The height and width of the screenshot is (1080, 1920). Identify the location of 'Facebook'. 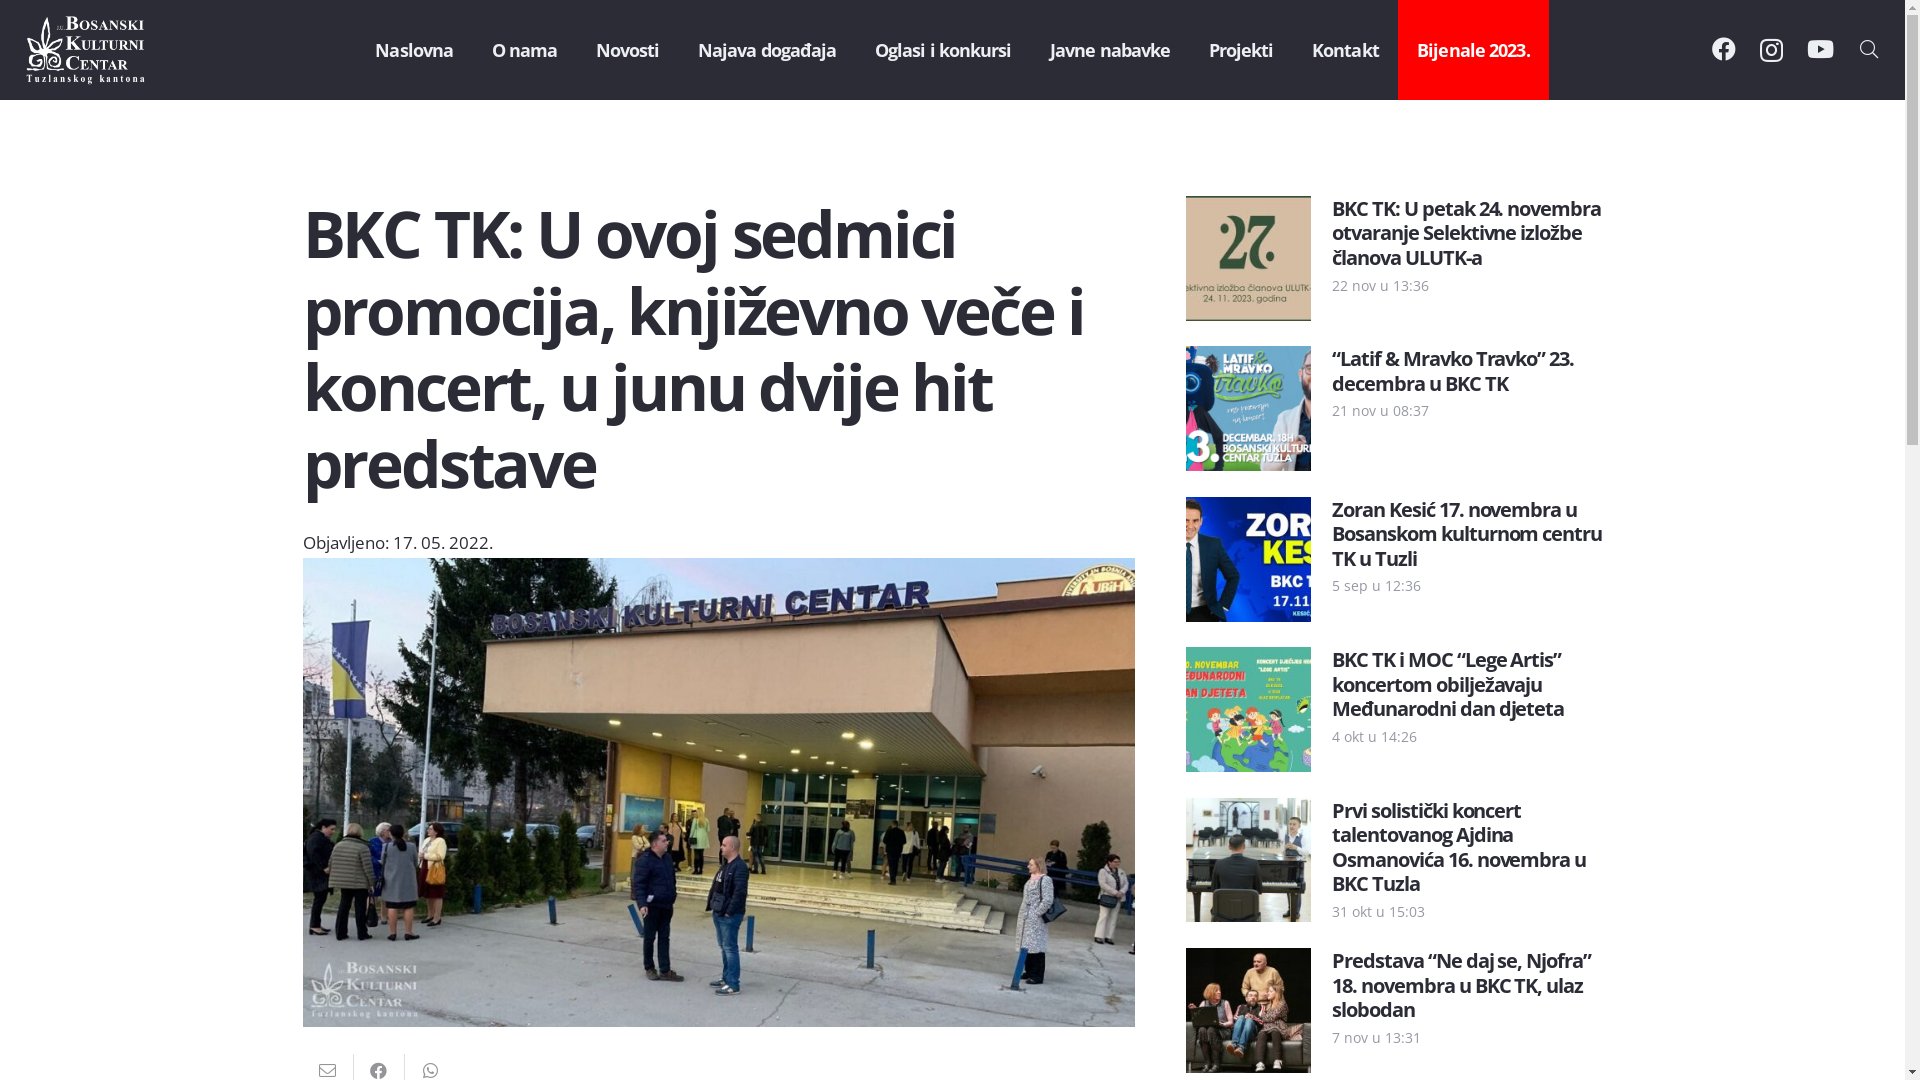
(1722, 48).